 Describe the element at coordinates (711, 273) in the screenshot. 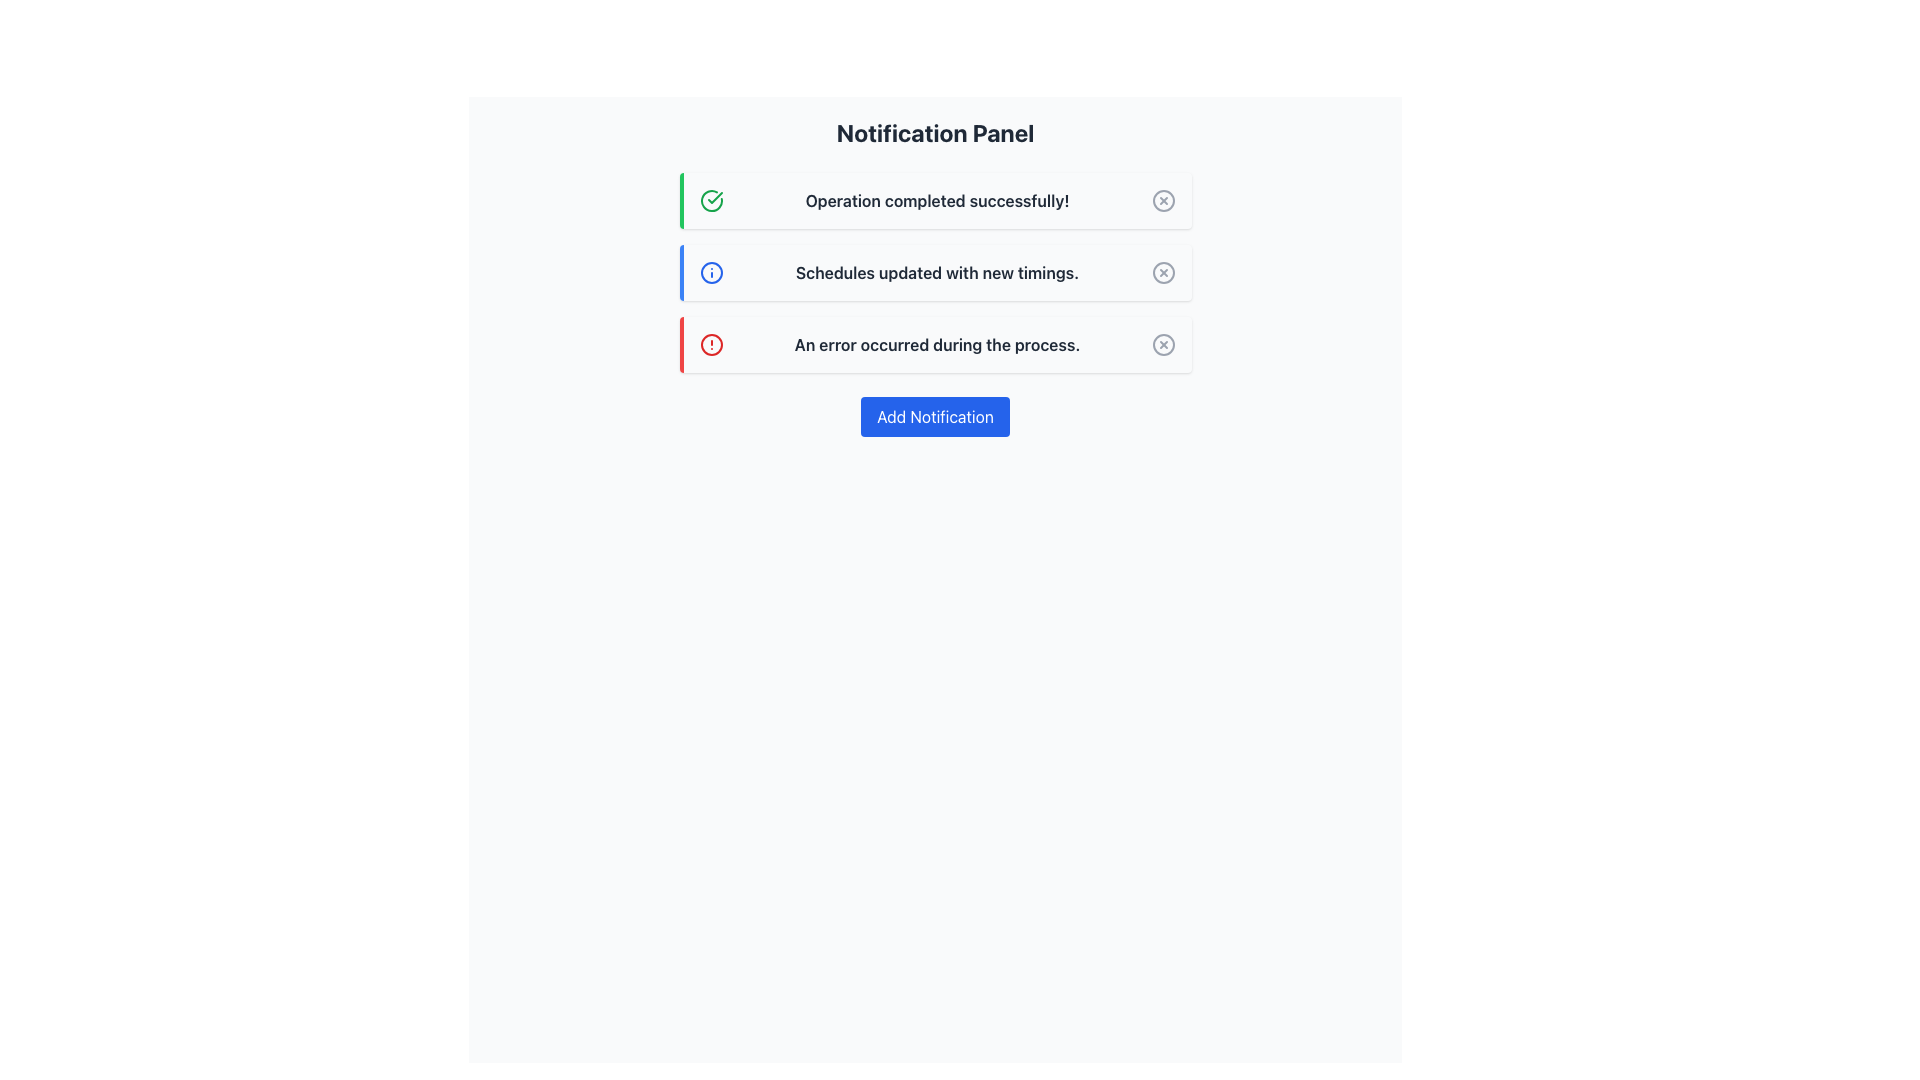

I see `the circular graphical indicator with a blue outer ring and white inner disk, located in the second row's leftmost icon of the notification panel, adjacent to the text 'Schedules updated with new timings.'` at that location.